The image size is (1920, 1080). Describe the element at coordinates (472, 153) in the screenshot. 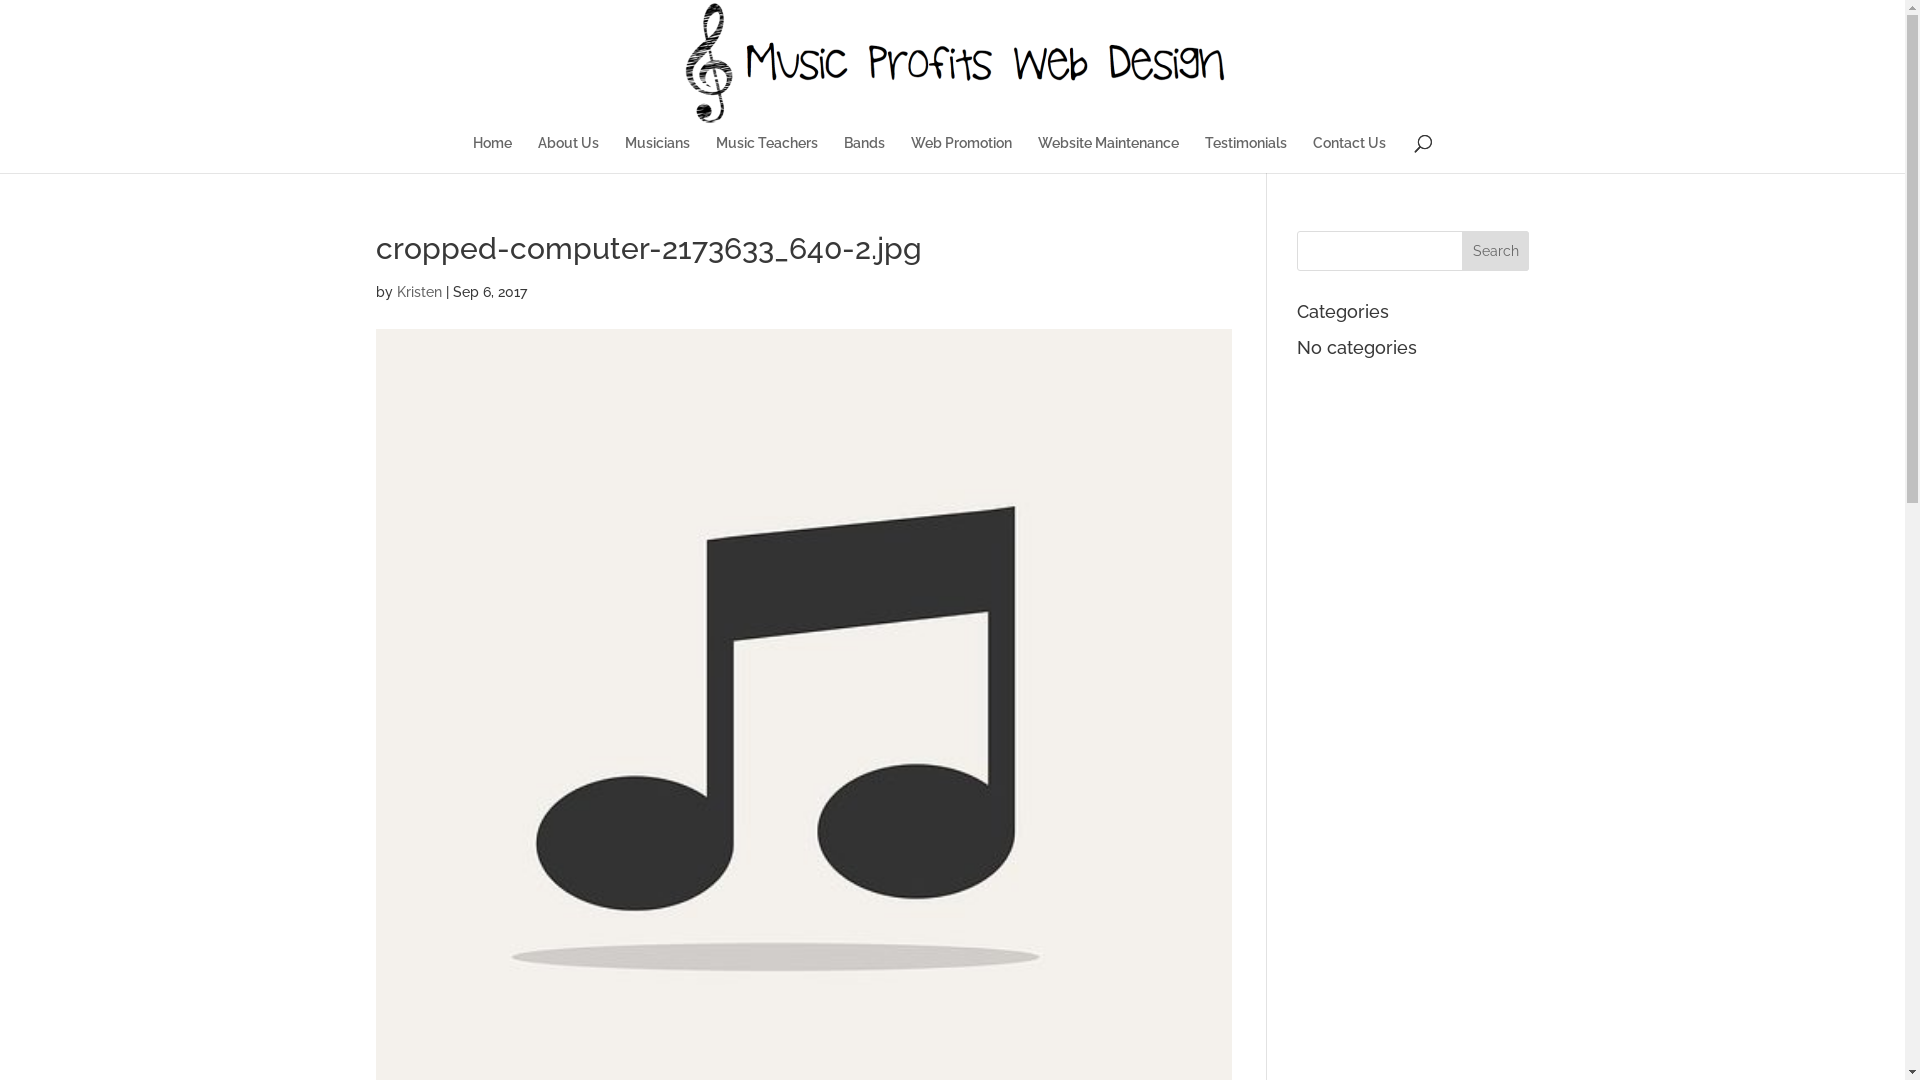

I see `'Home'` at that location.